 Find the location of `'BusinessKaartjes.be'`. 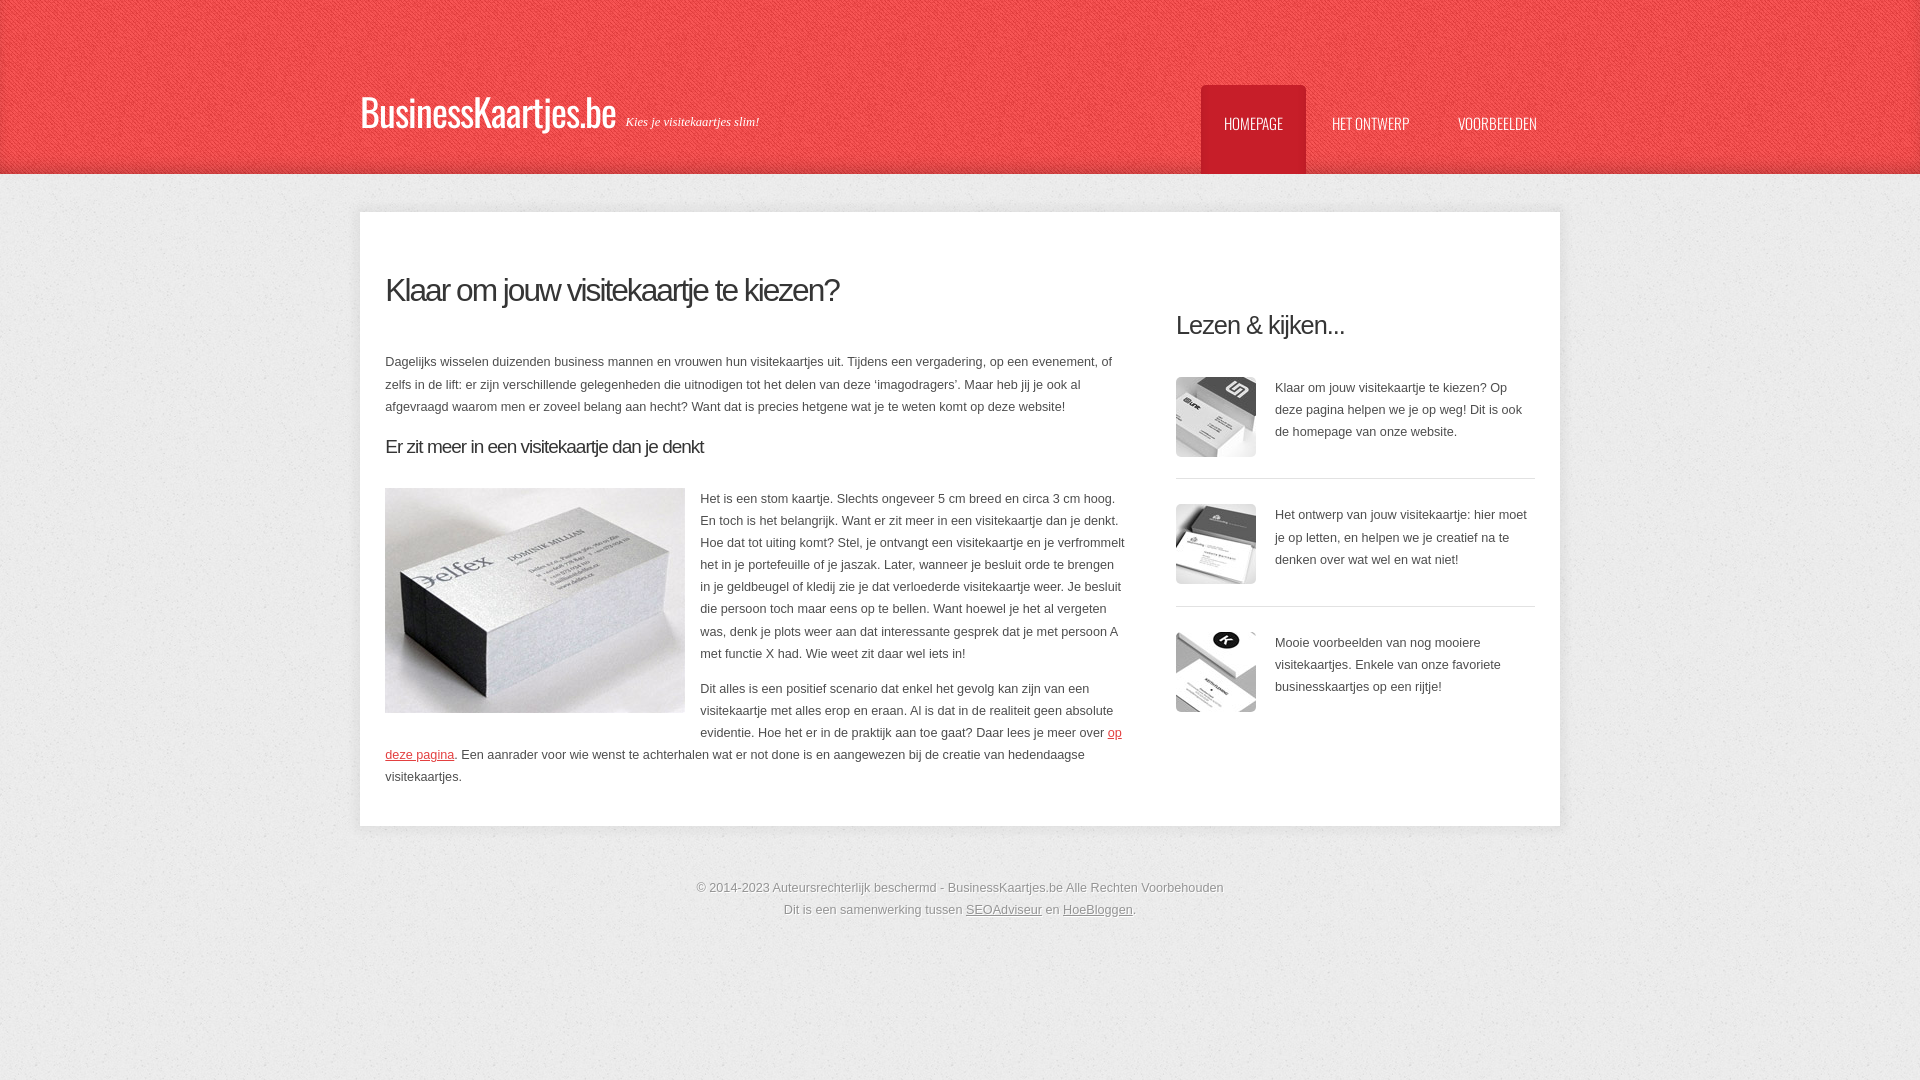

'BusinessKaartjes.be' is located at coordinates (493, 101).